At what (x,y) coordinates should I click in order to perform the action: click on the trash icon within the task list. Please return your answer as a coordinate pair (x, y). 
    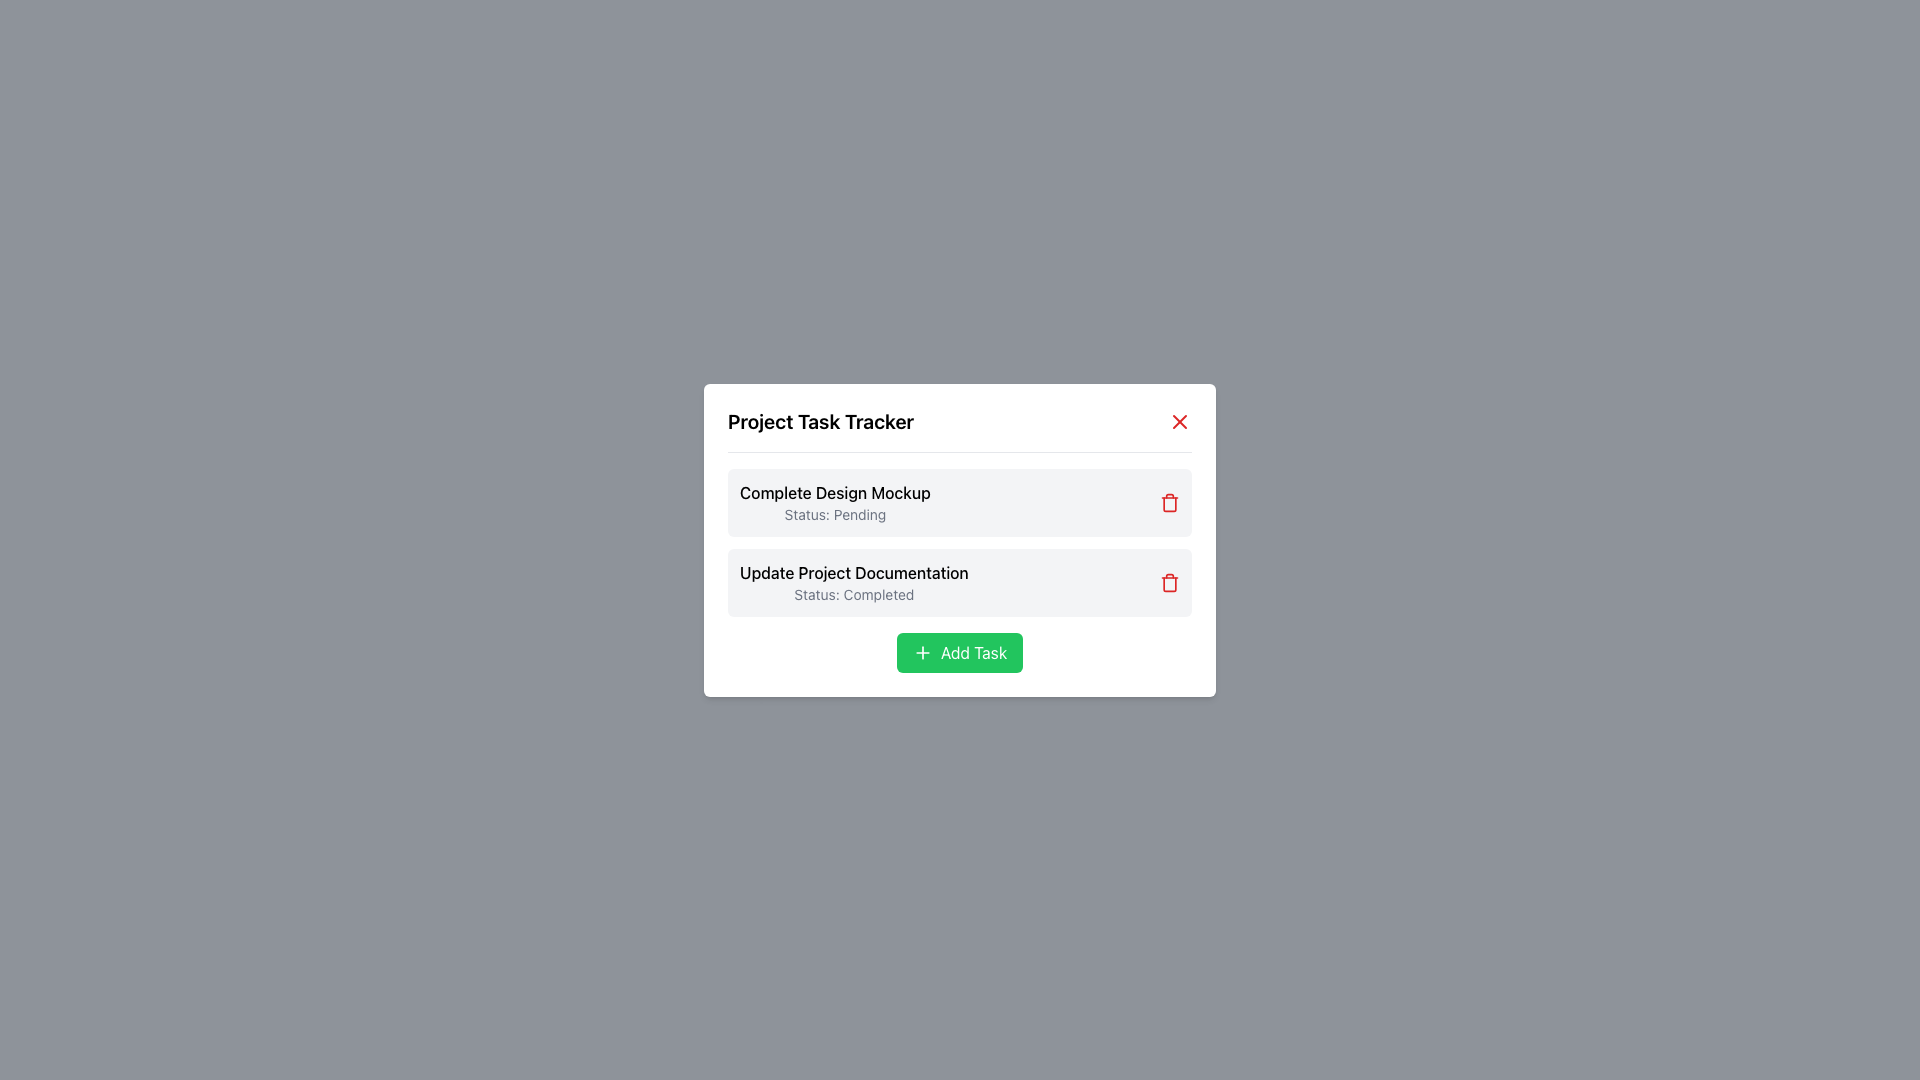
    Looking at the image, I should click on (1170, 583).